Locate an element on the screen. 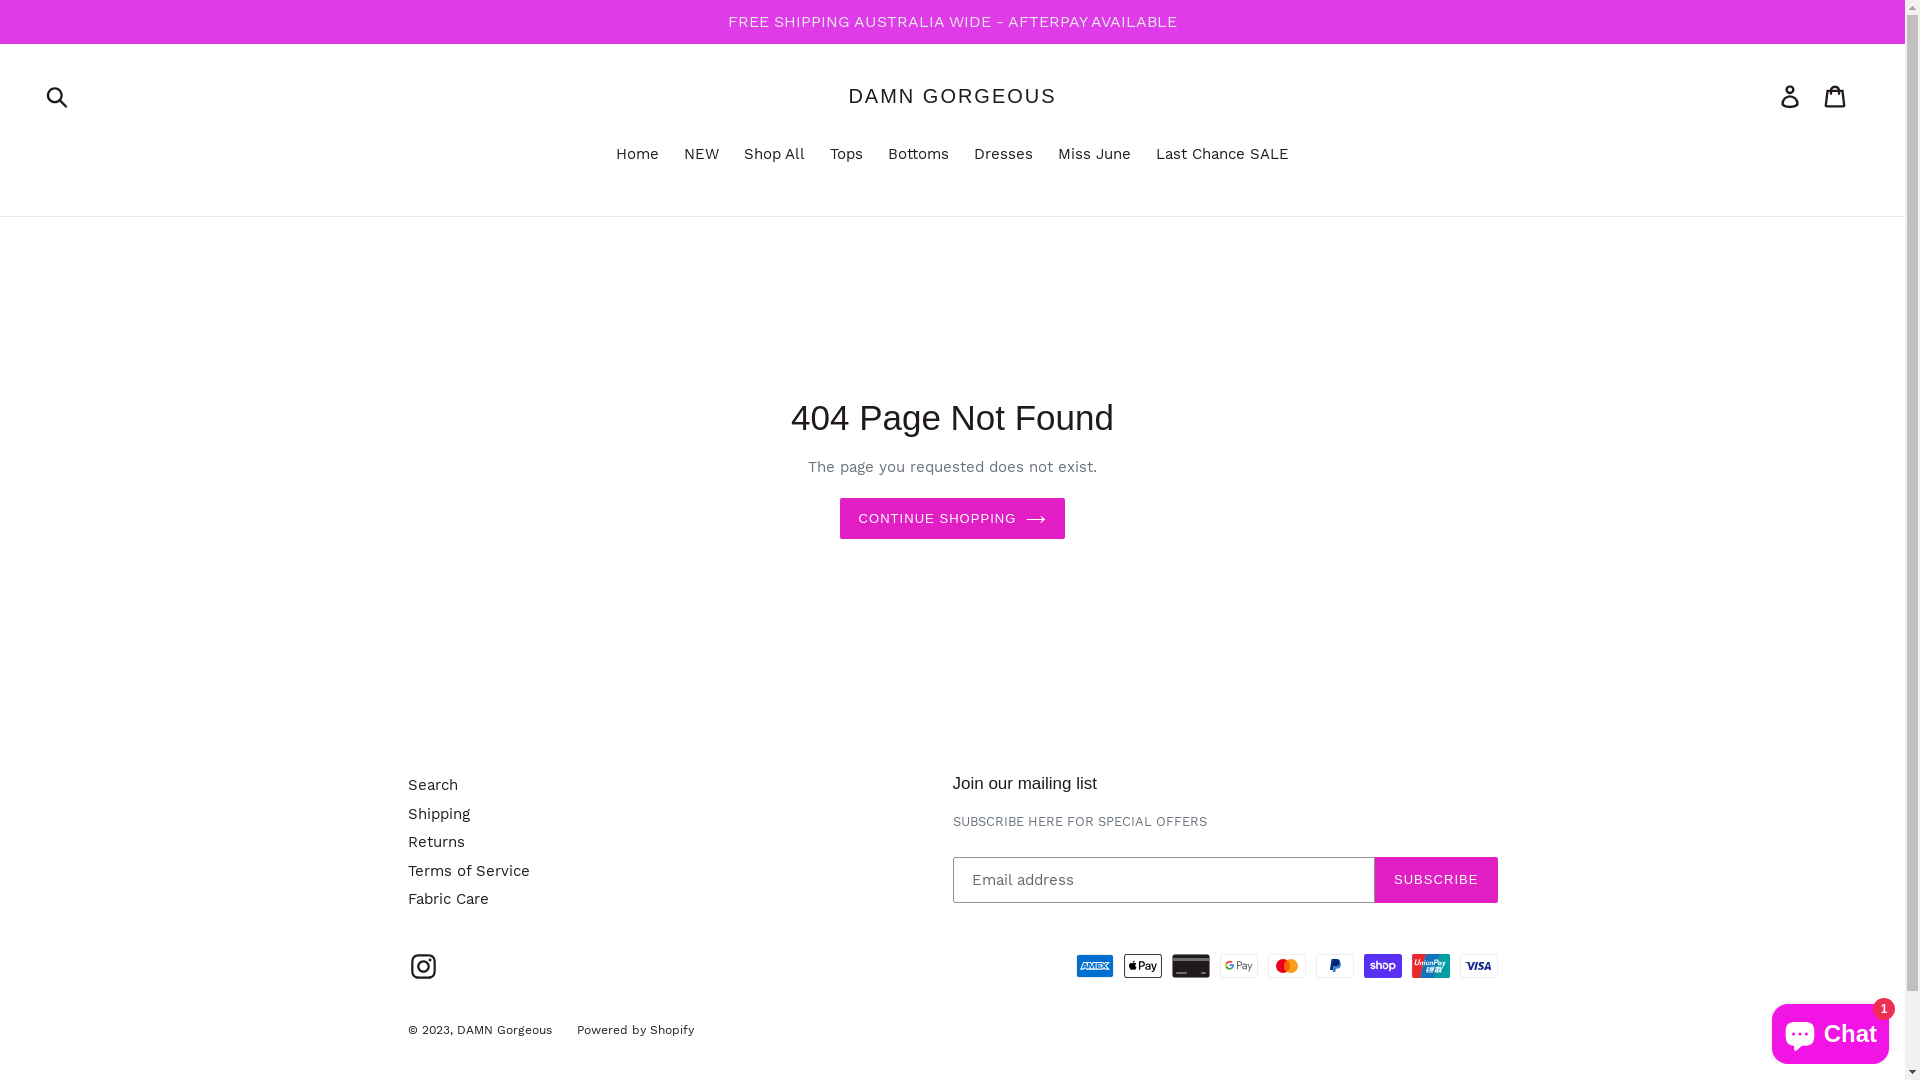 The image size is (1920, 1080). 'Last Chance SALE' is located at coordinates (1146, 154).